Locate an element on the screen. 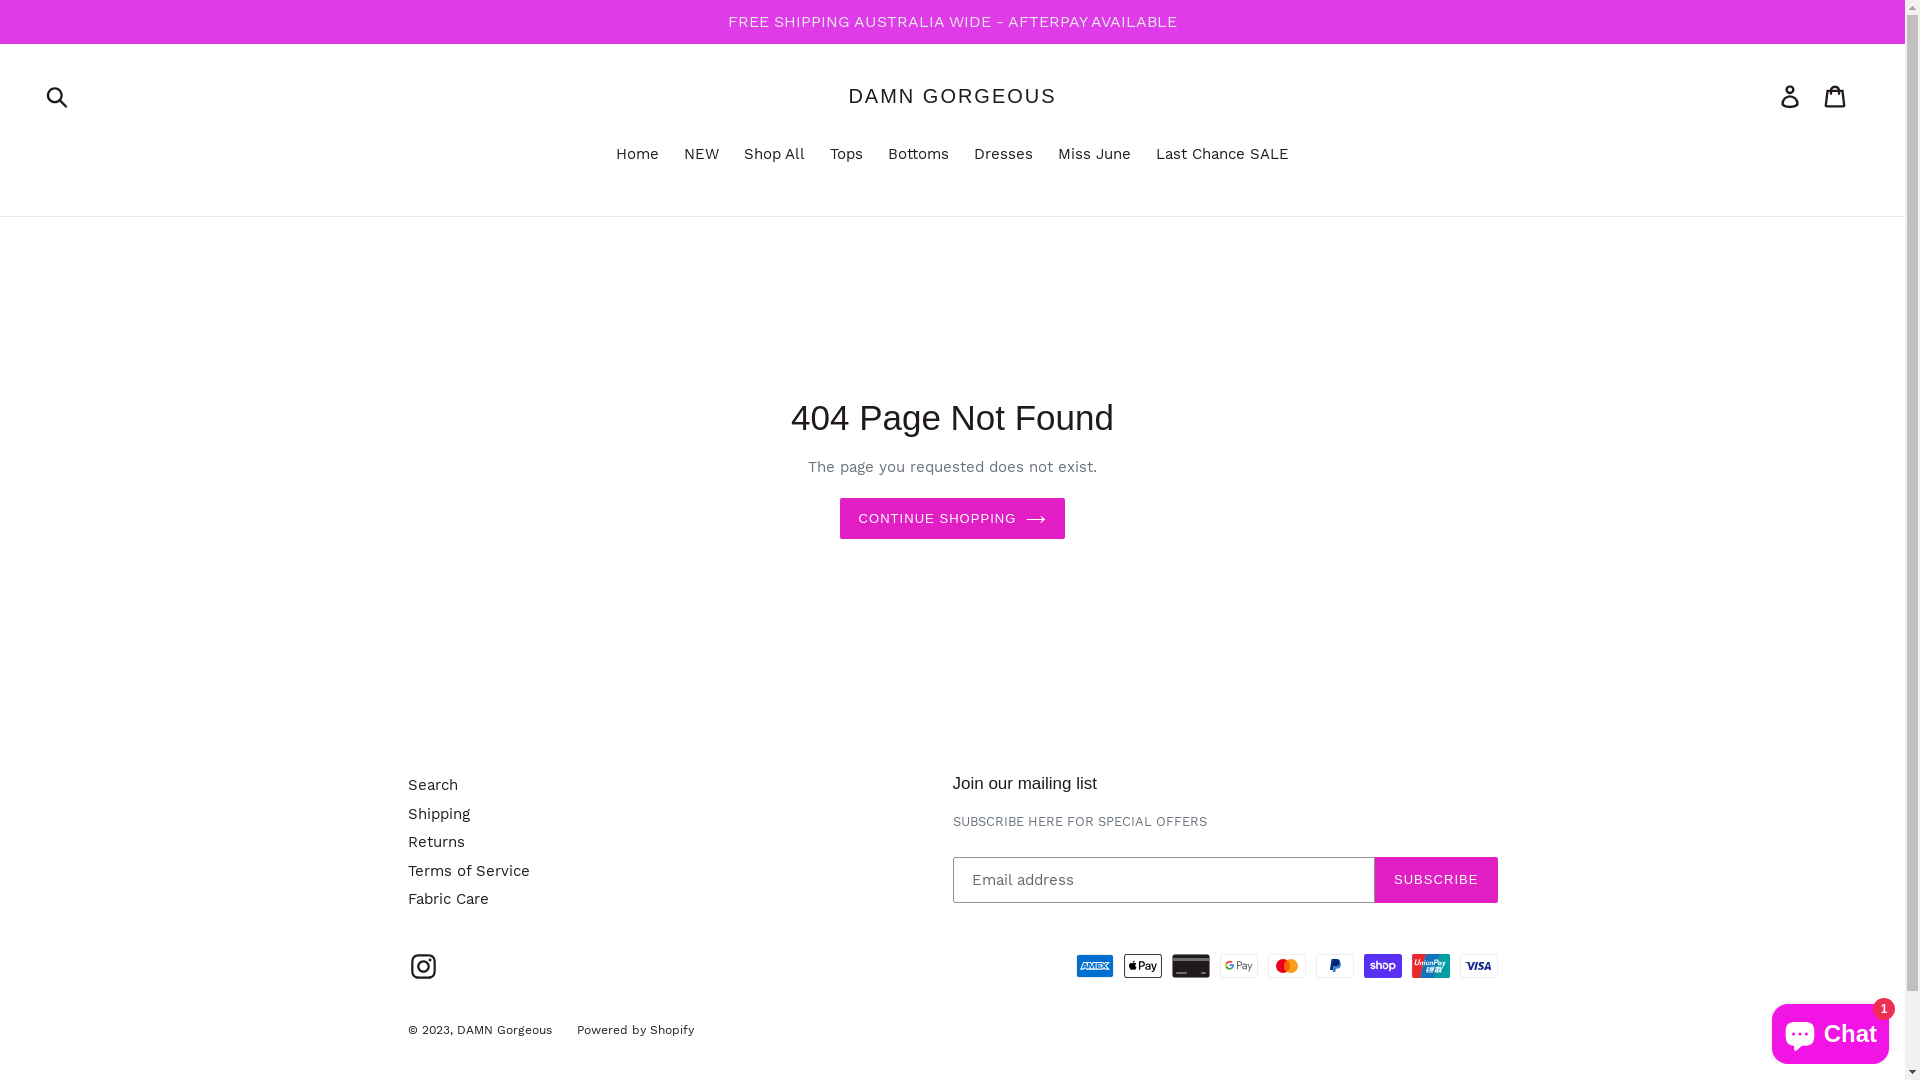 The image size is (1920, 1080). 'Last Chance SALE' is located at coordinates (1146, 154).